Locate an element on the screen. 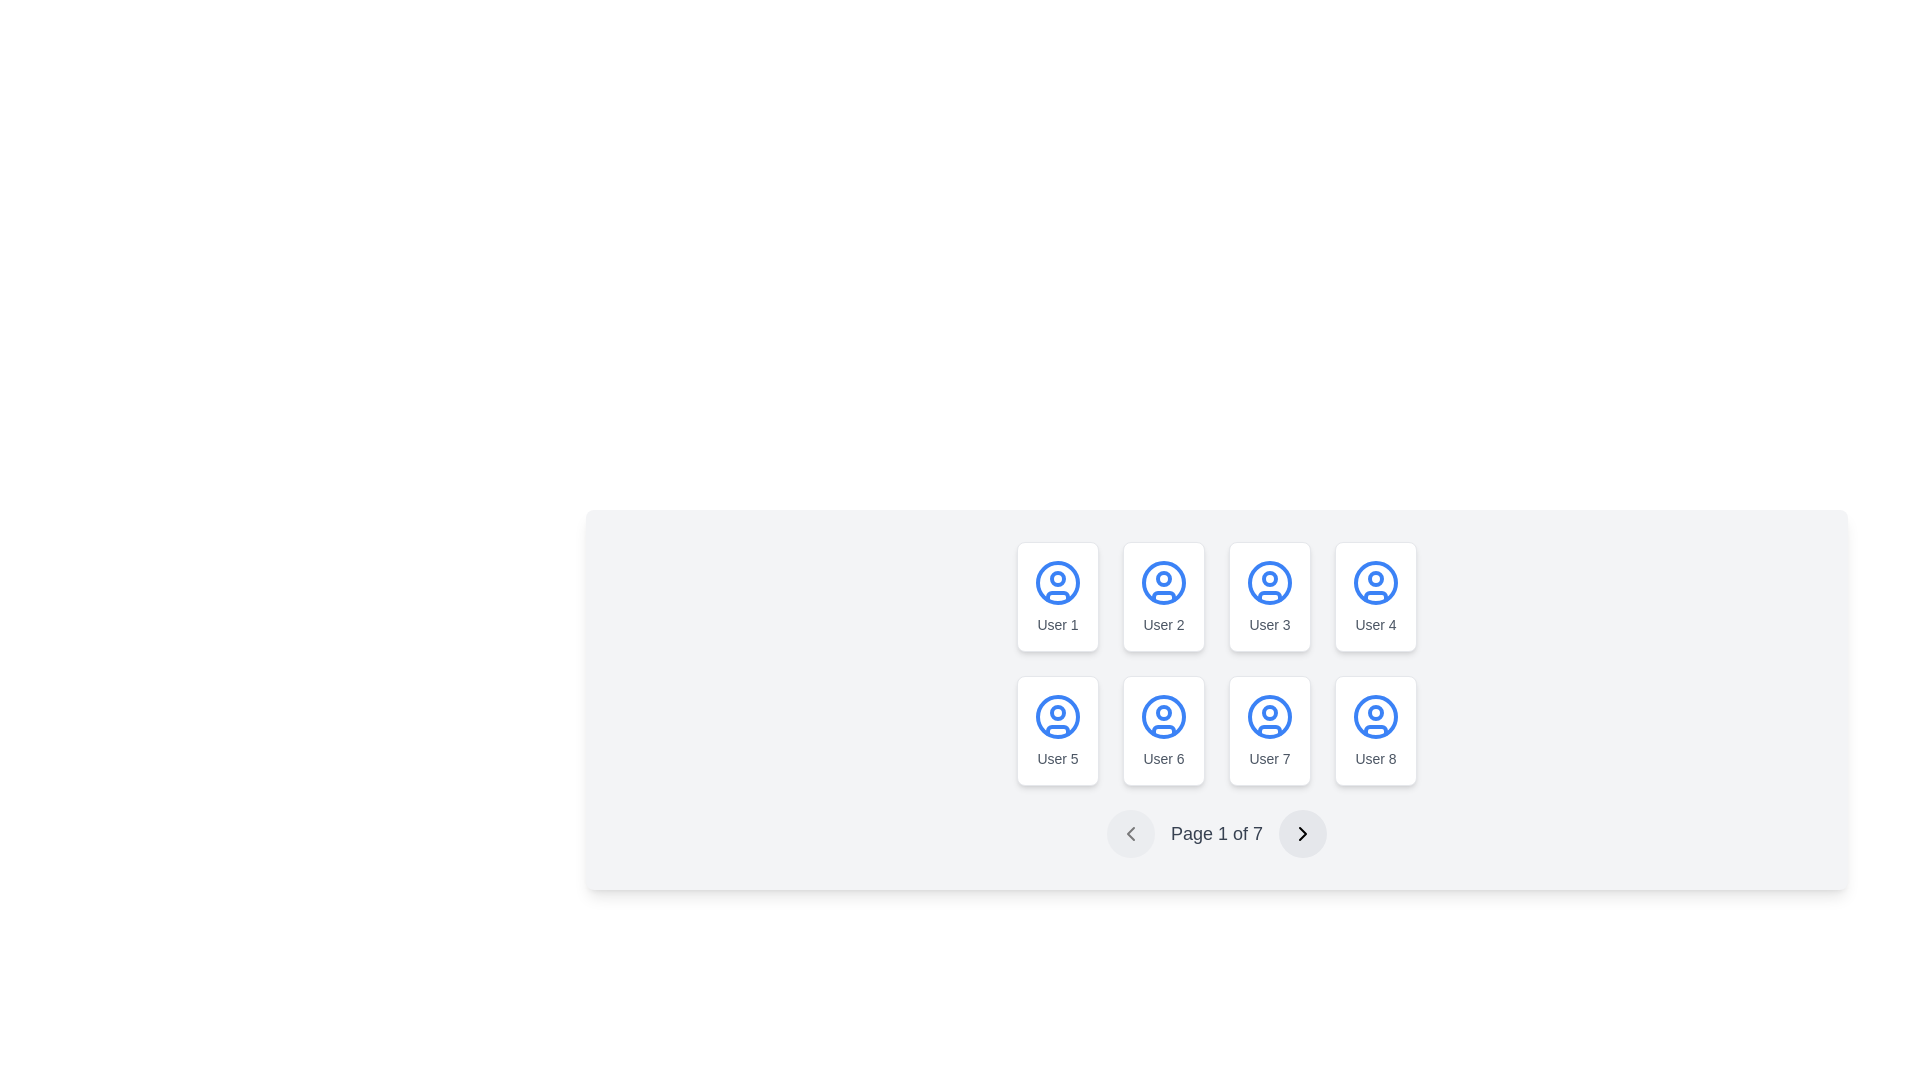  the circular user icon with a blue outline representing 'User 3' located at the top center of the card in the third column of the first row is located at coordinates (1269, 582).